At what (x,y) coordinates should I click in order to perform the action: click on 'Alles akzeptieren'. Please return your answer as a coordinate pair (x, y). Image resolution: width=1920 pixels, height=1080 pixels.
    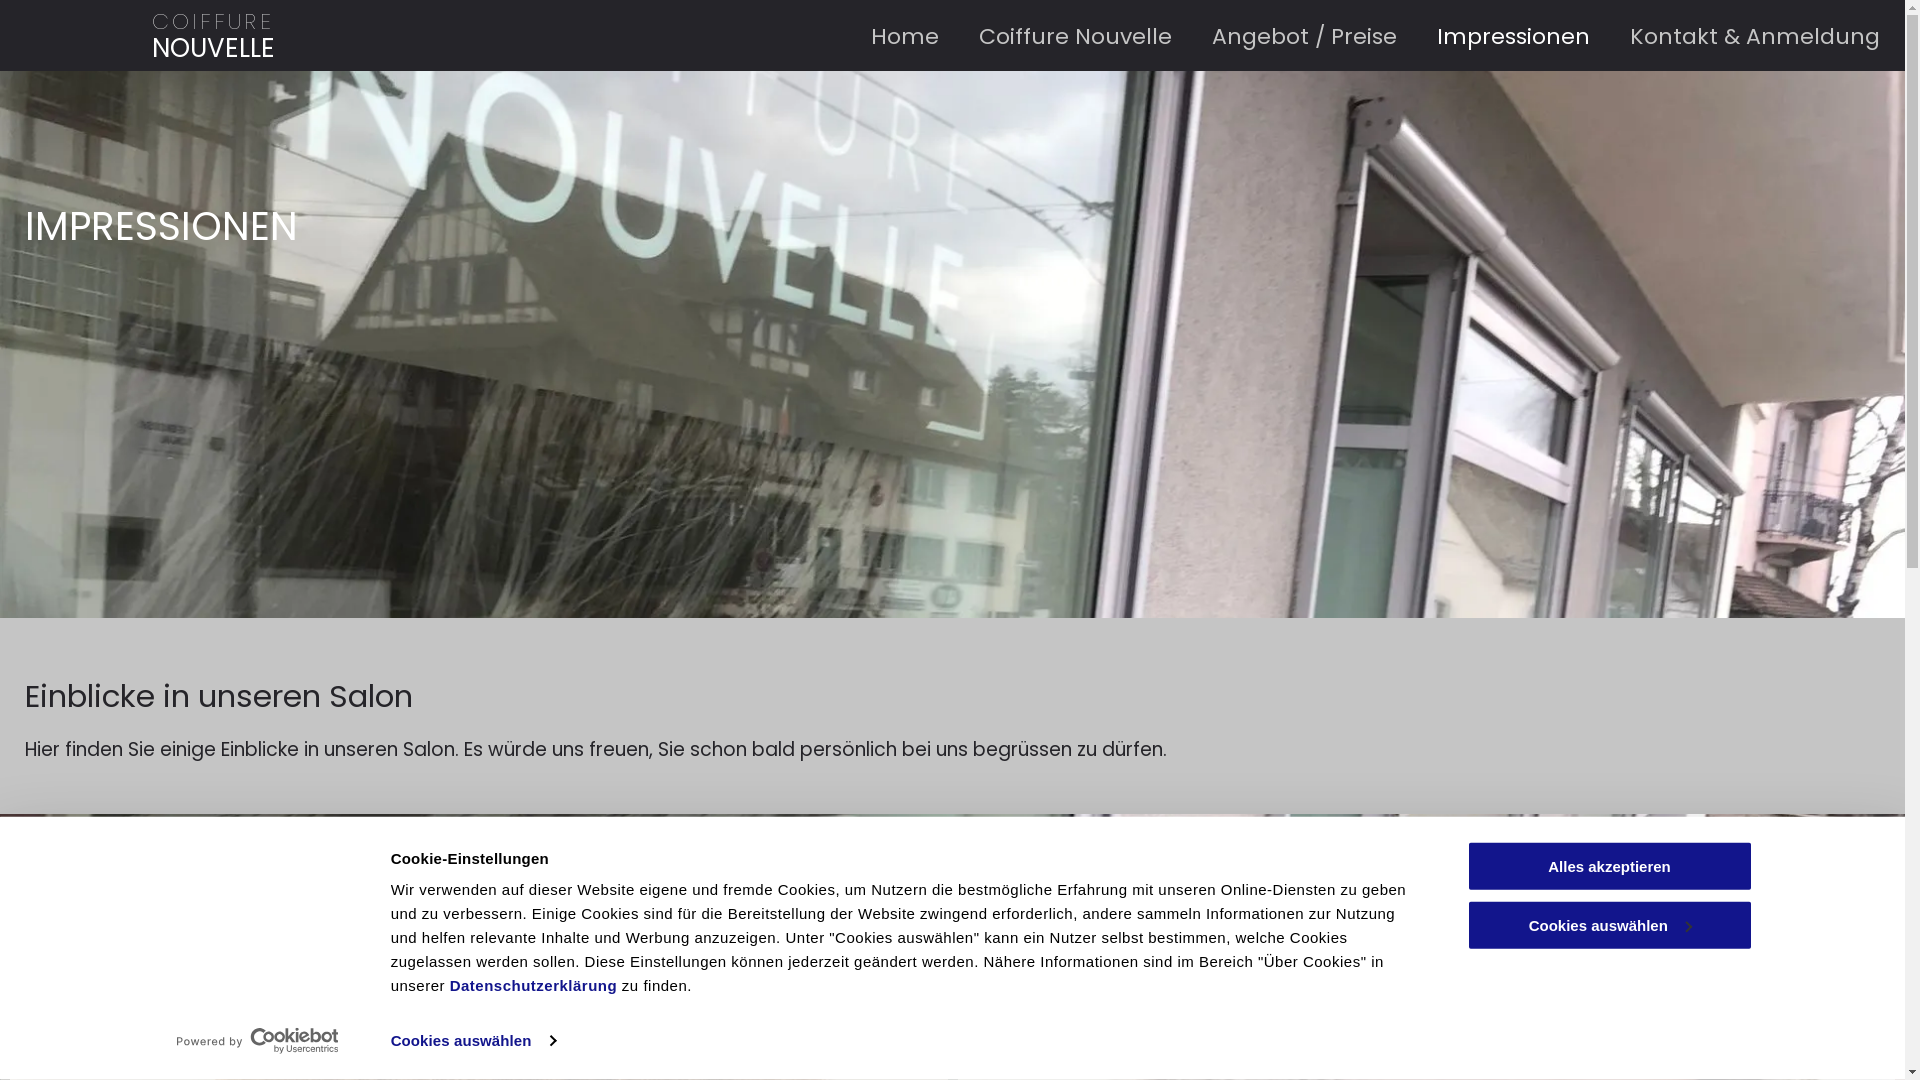
    Looking at the image, I should click on (1608, 865).